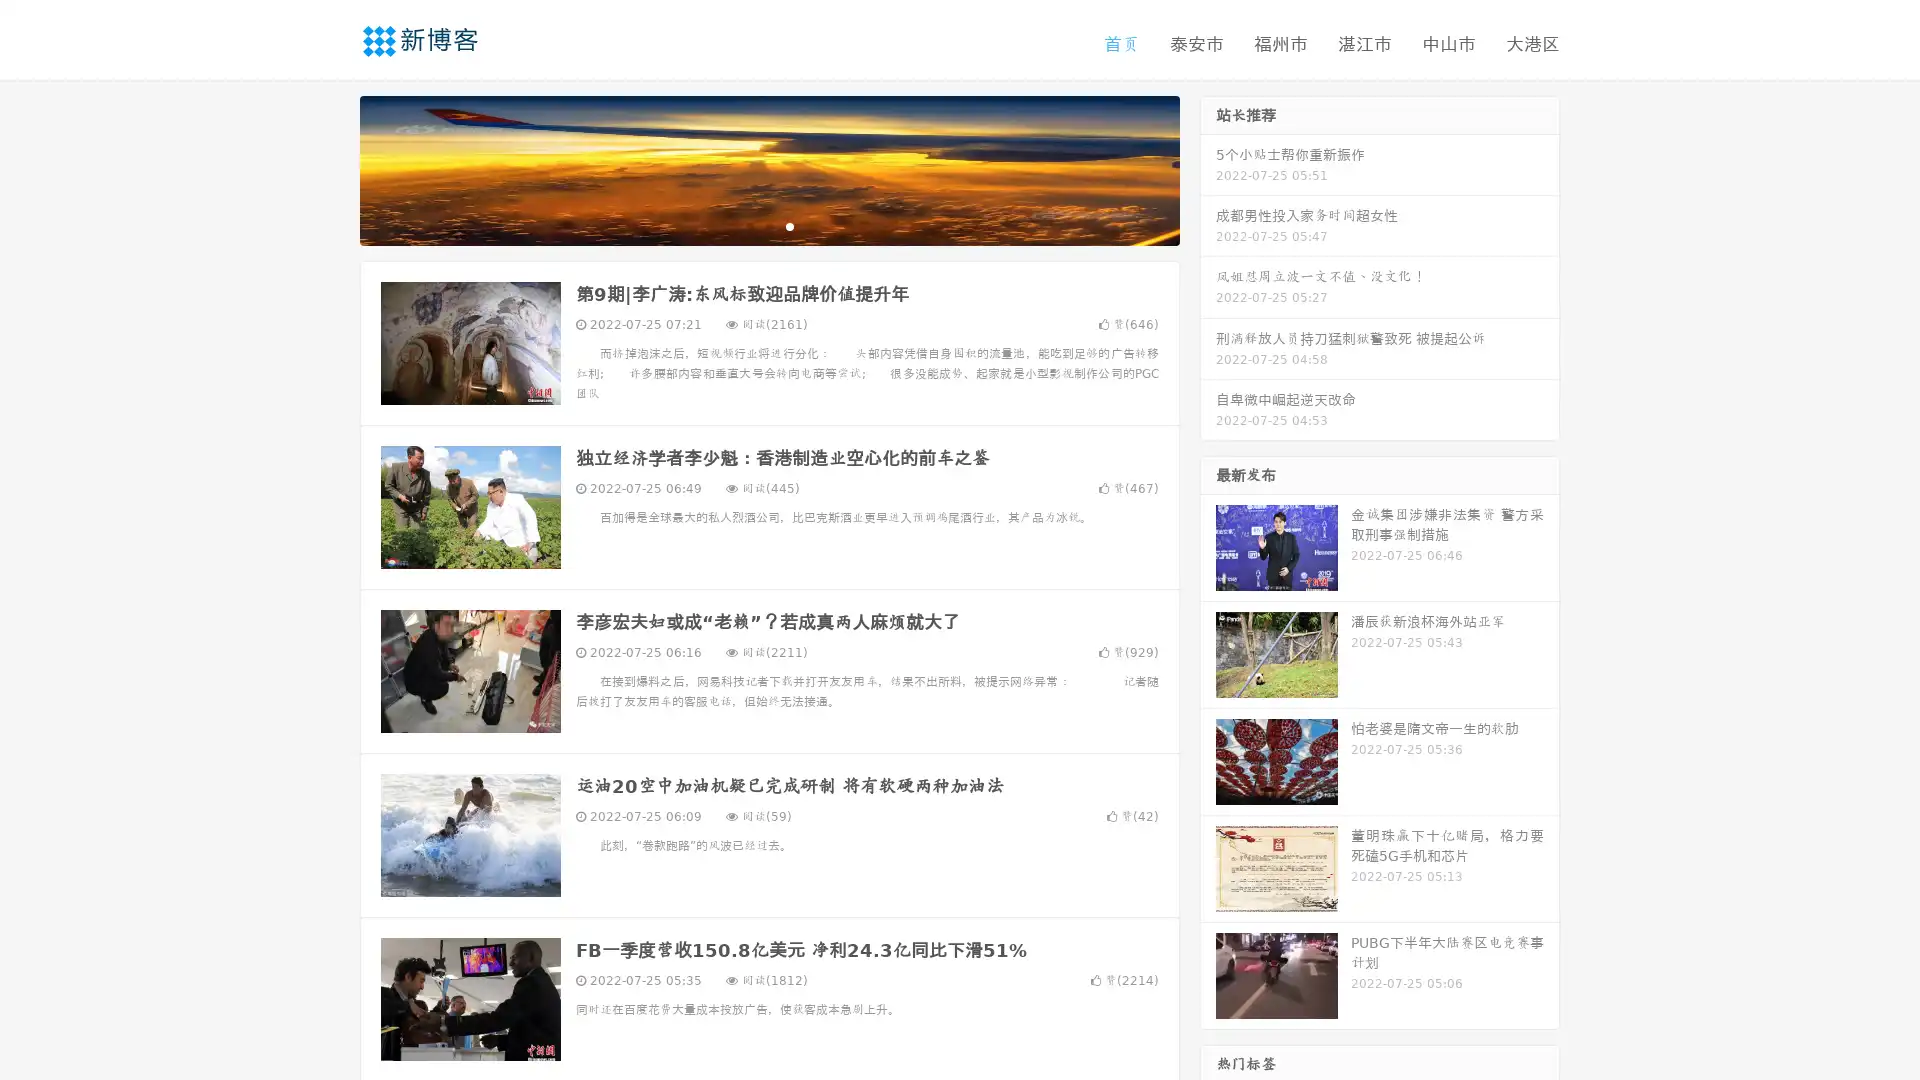 This screenshot has width=1920, height=1080. Describe the element at coordinates (330, 168) in the screenshot. I see `Previous slide` at that location.